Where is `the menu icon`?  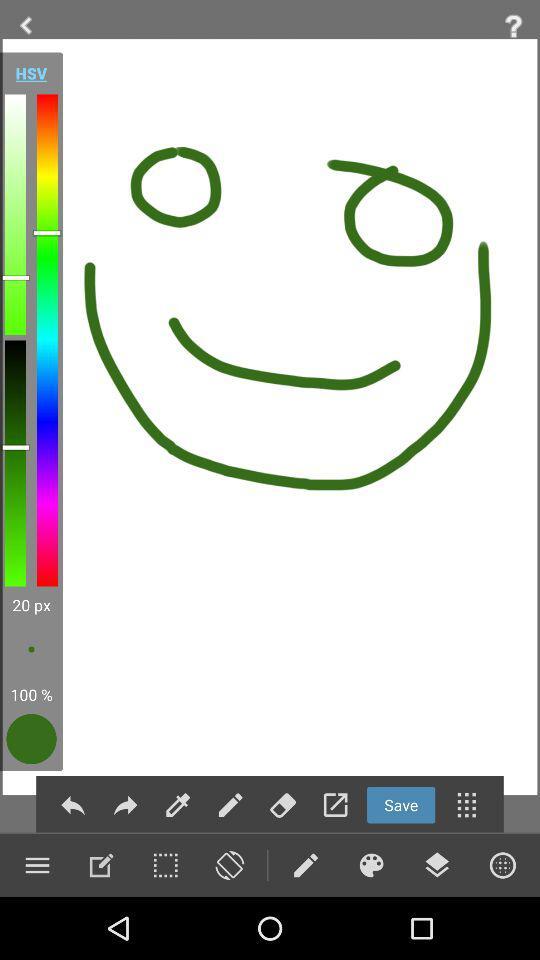
the menu icon is located at coordinates (37, 864).